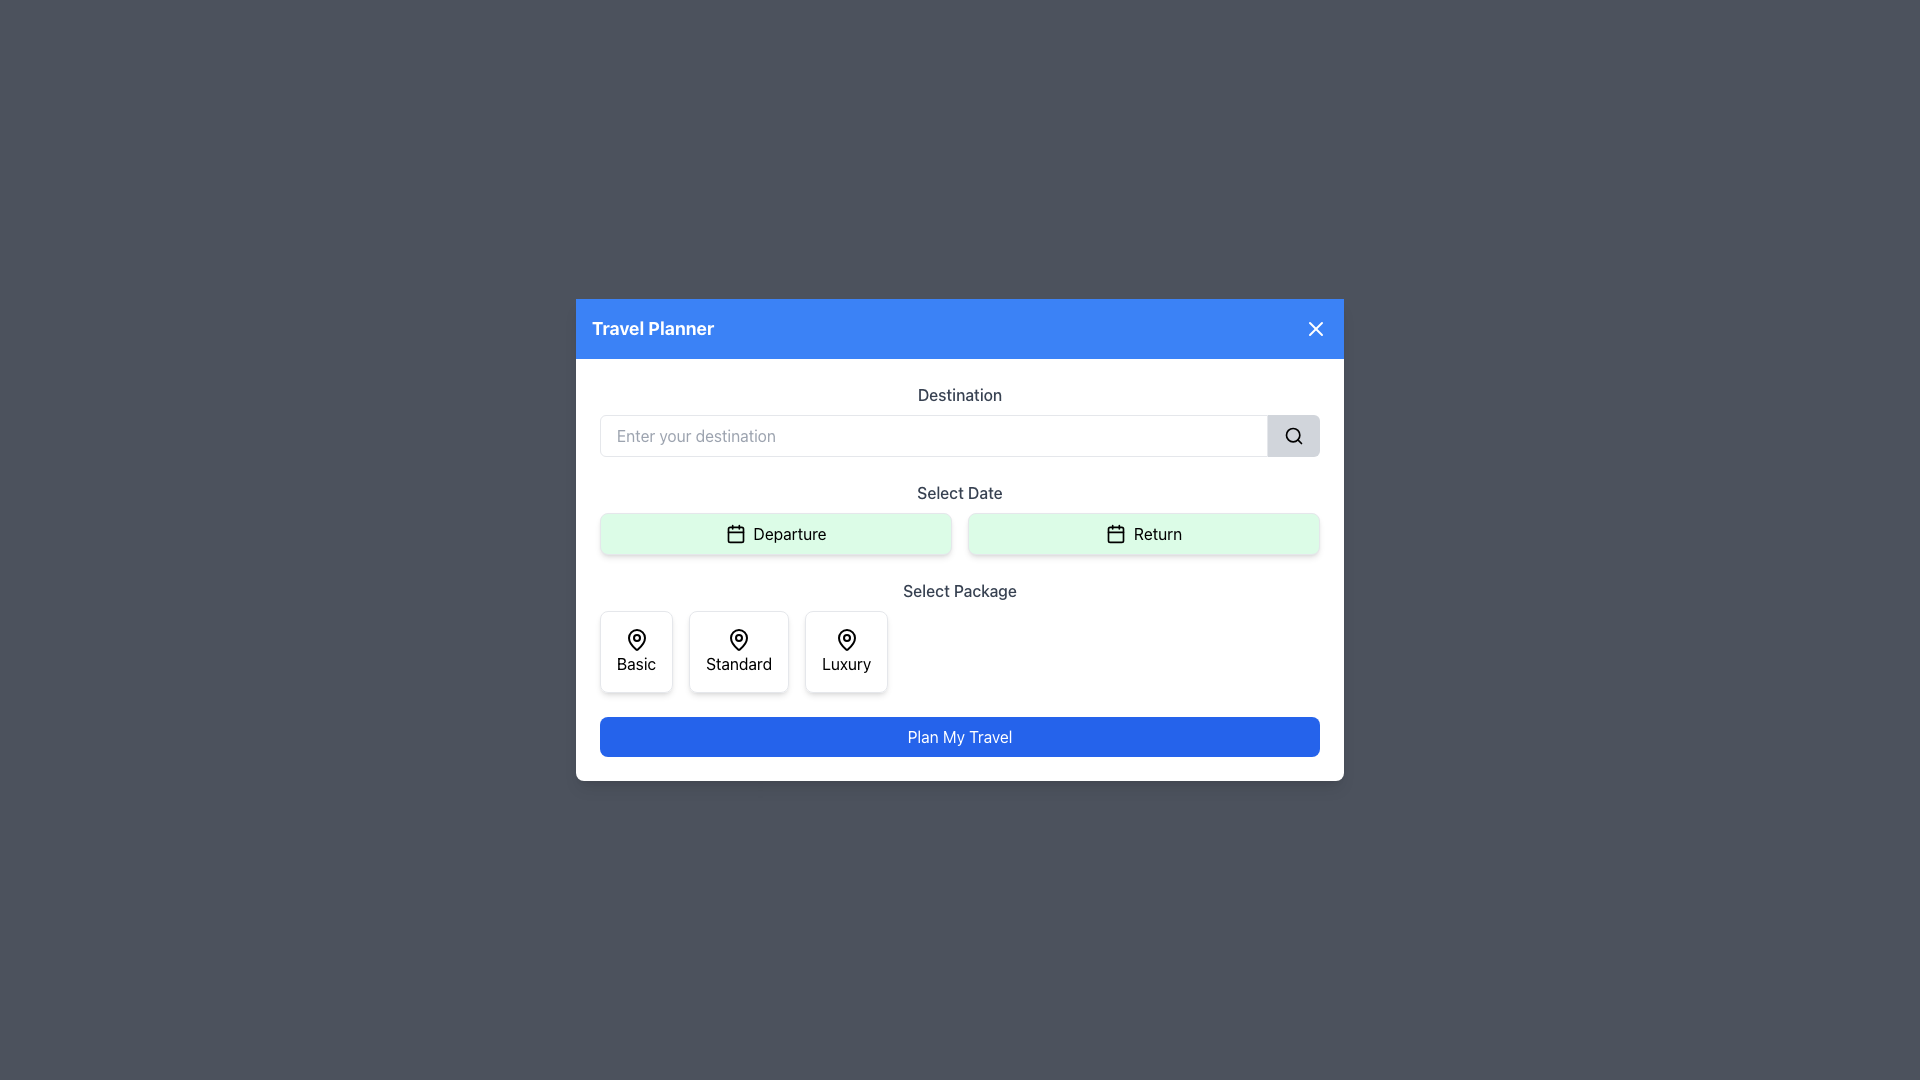 The height and width of the screenshot is (1080, 1920). Describe the element at coordinates (738, 640) in the screenshot. I see `the Decorative icon representing the 'Standard' package option in the 'Select Package' section` at that location.